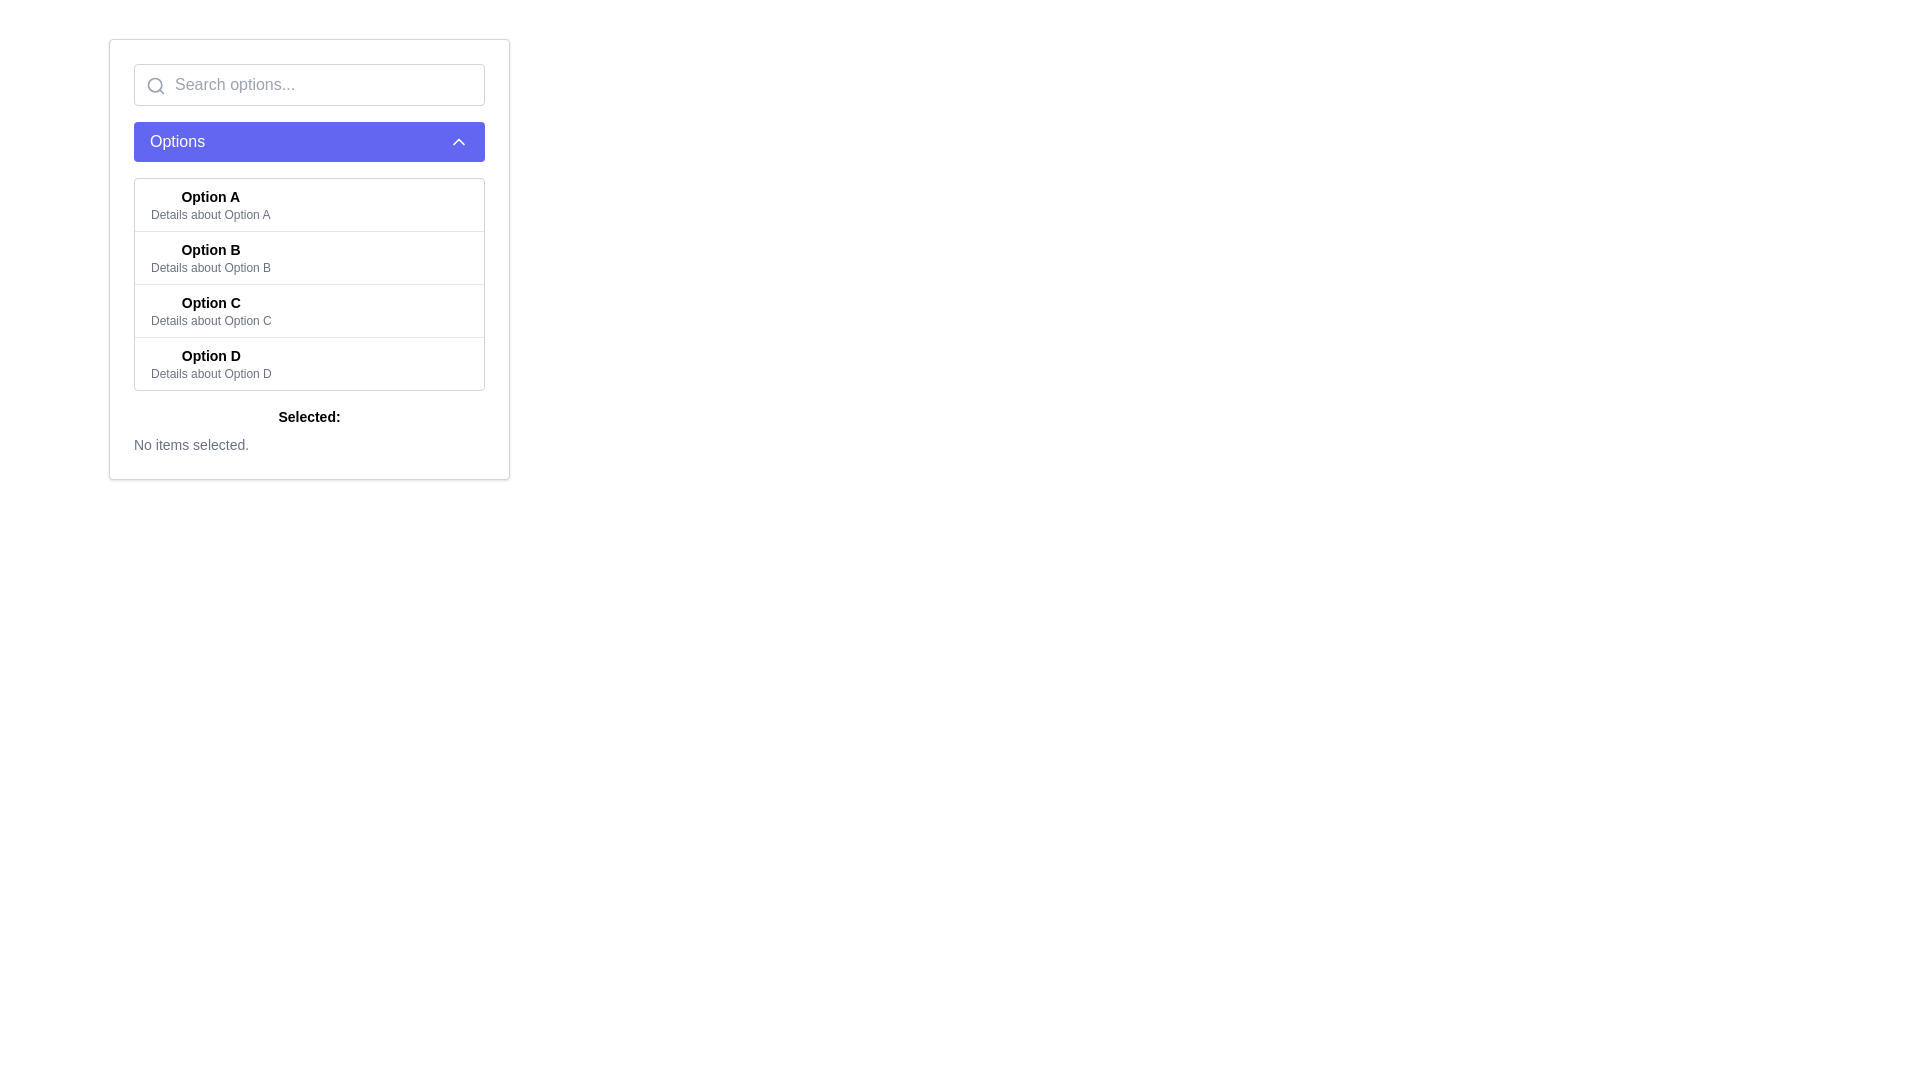 The width and height of the screenshot is (1920, 1080). What do you see at coordinates (211, 266) in the screenshot?
I see `the text label displaying 'Details about Option B', which is styled with a small font size and light gray color, located below 'Option B' in the second option row of the vertical list` at bounding box center [211, 266].